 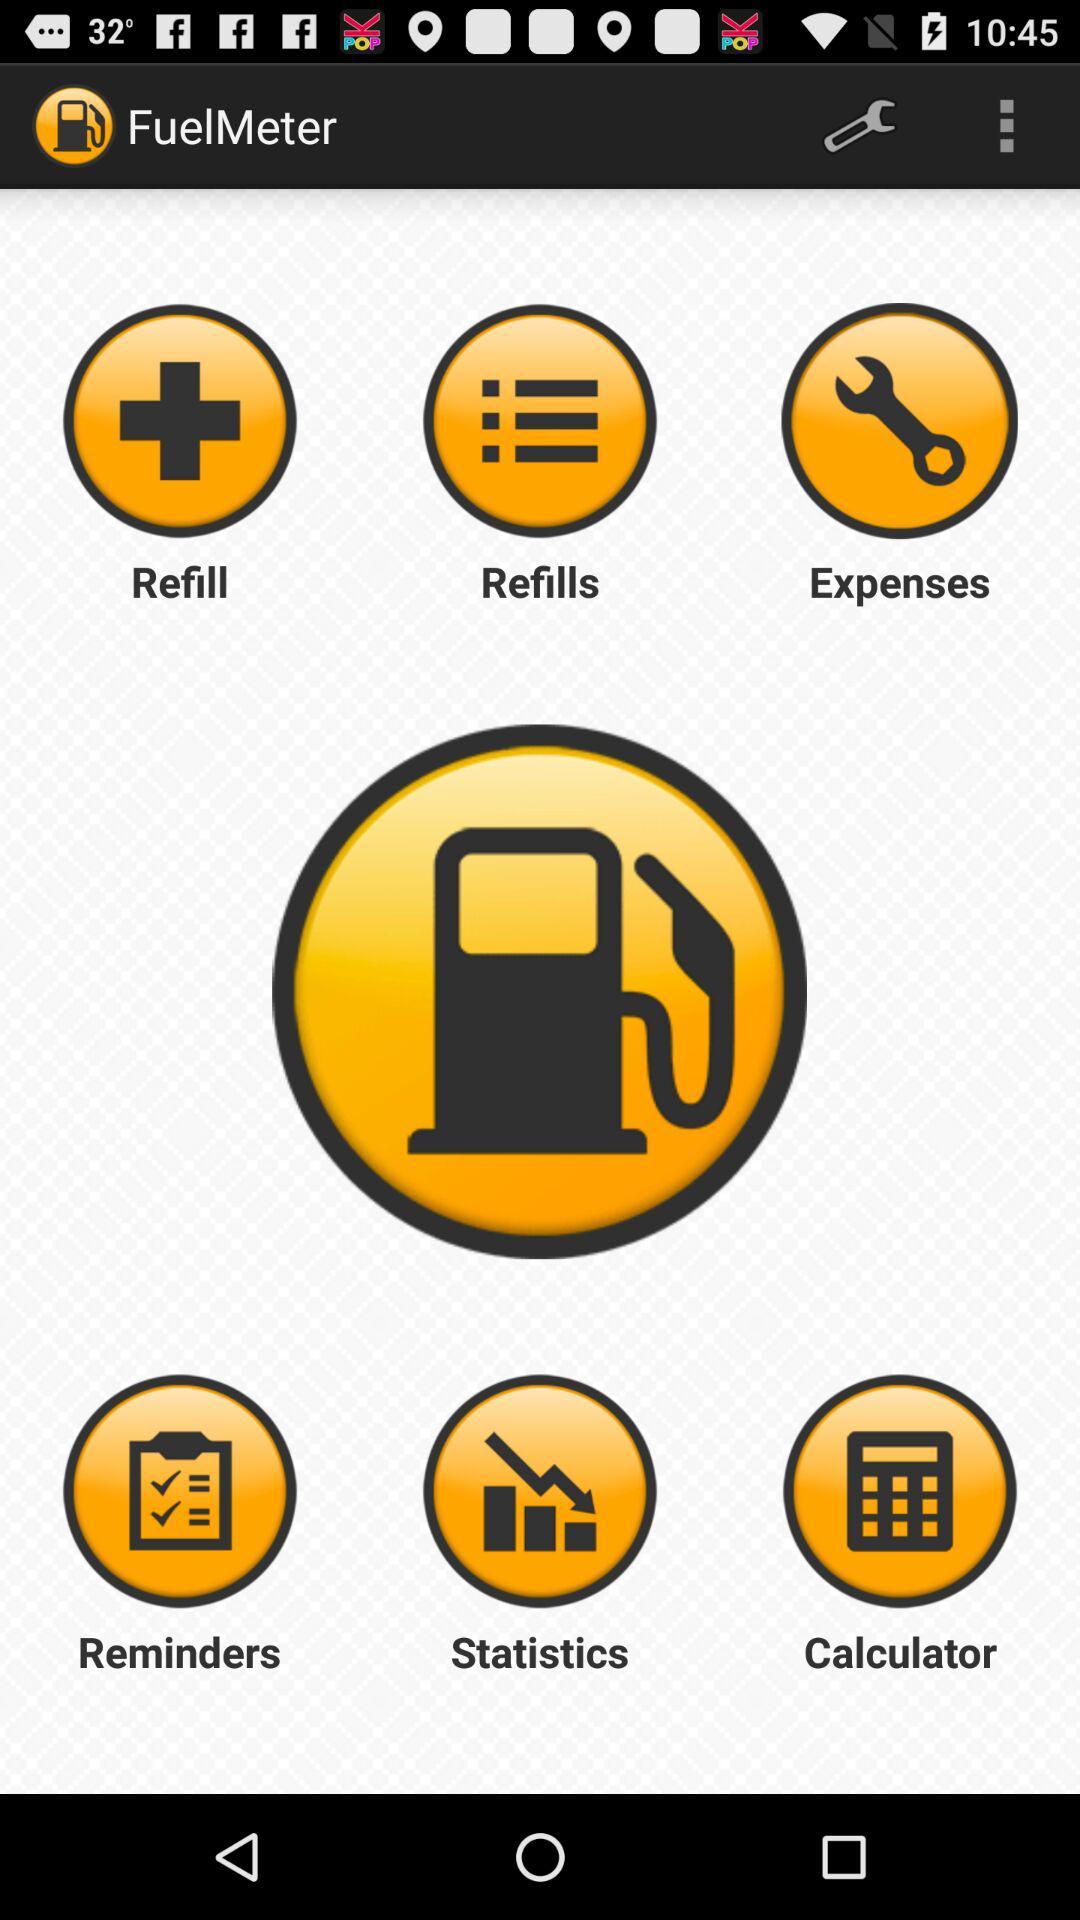 What do you see at coordinates (180, 1491) in the screenshot?
I see `reminder button` at bounding box center [180, 1491].